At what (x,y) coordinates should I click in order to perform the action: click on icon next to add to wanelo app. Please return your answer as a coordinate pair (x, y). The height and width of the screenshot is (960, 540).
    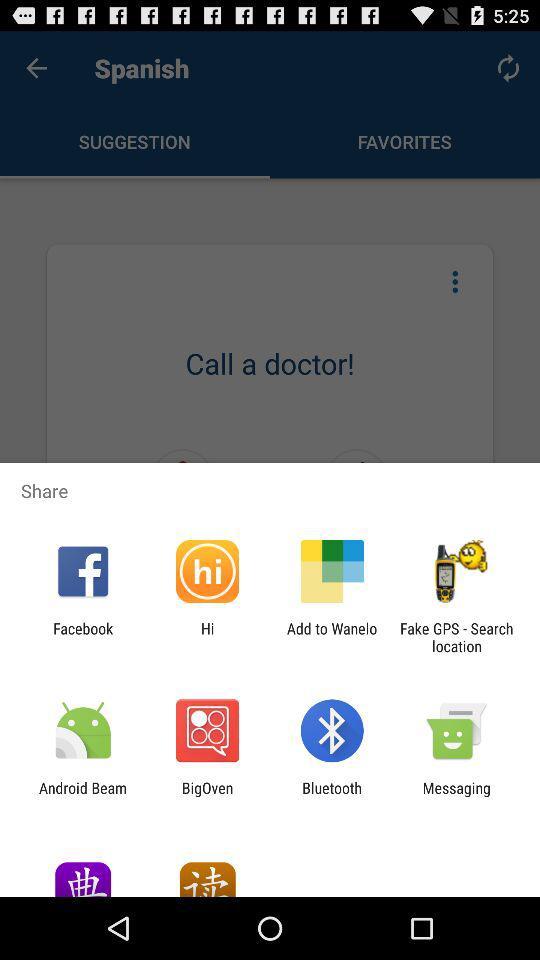
    Looking at the image, I should click on (456, 636).